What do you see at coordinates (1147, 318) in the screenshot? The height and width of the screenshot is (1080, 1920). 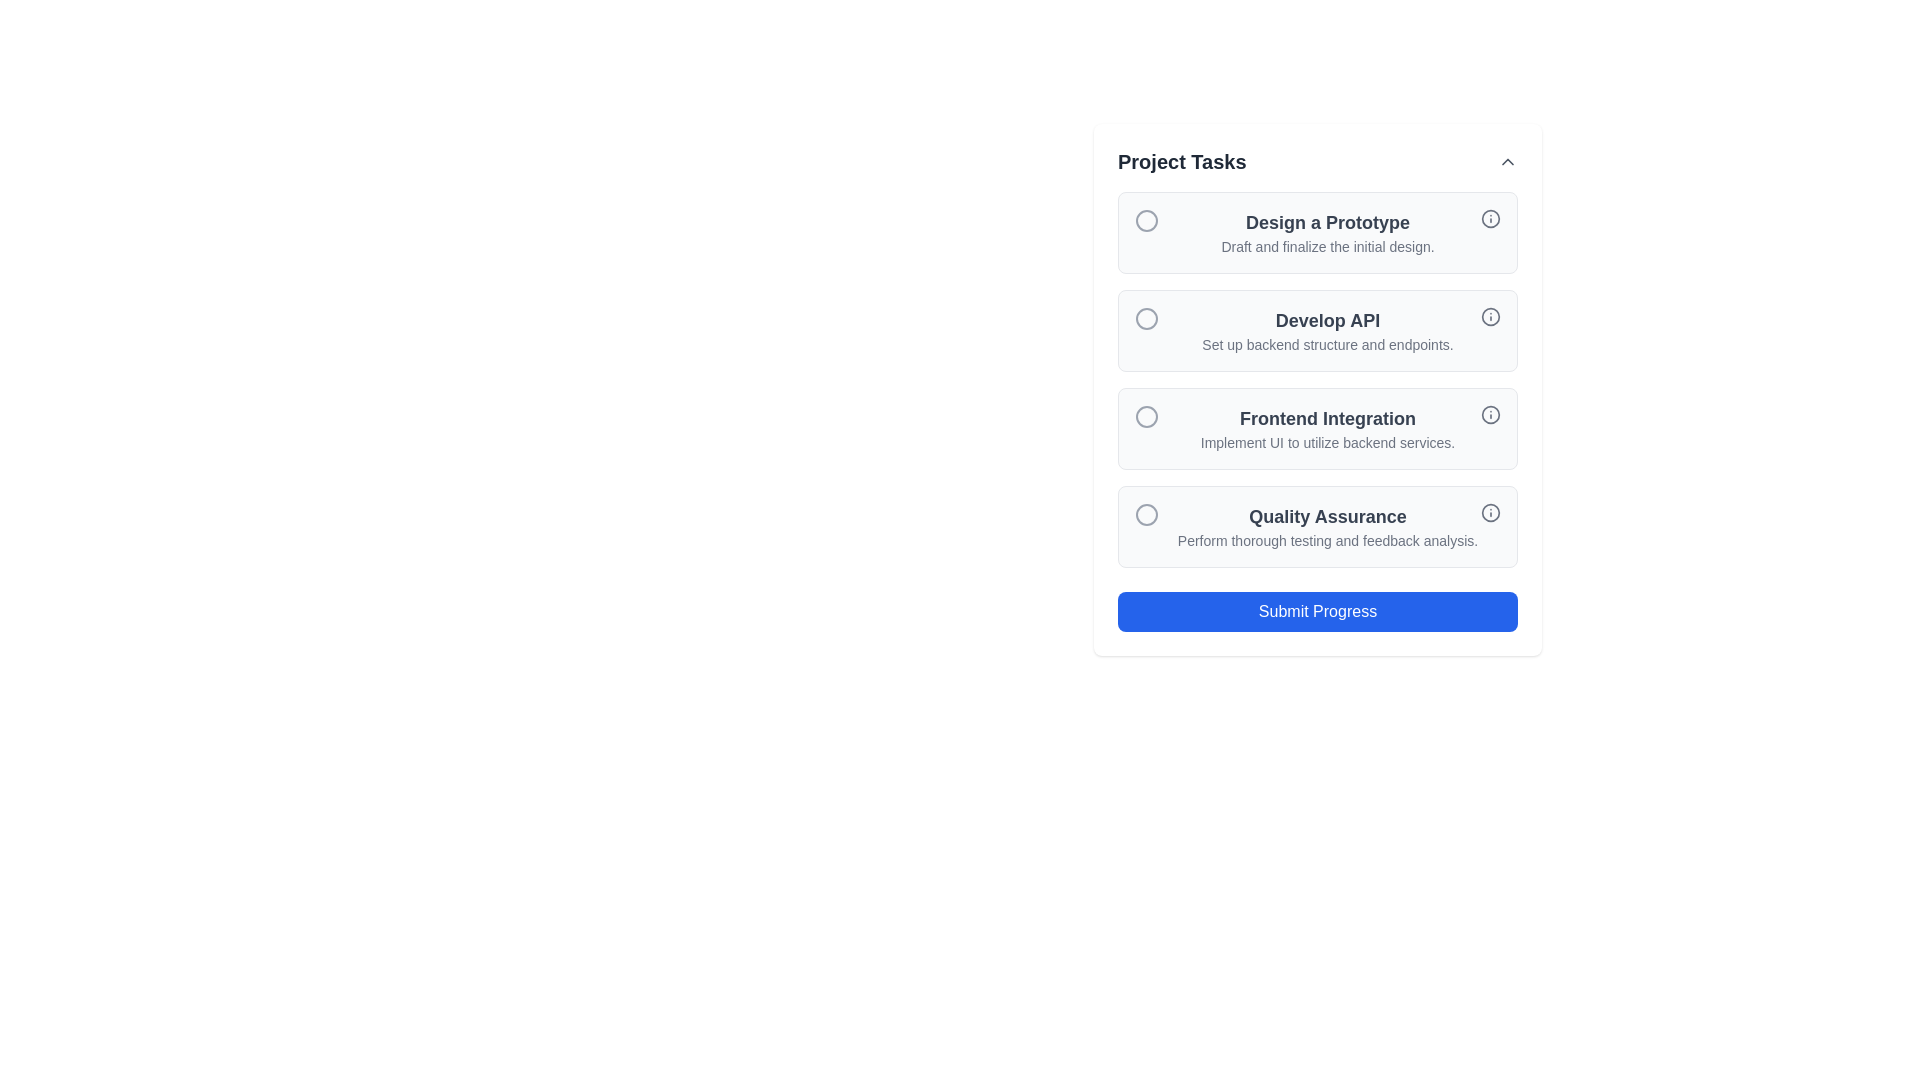 I see `the SVG Circle within the radio button of the third item in the checklist under the heading 'Develop API' to observe potential style changes` at bounding box center [1147, 318].